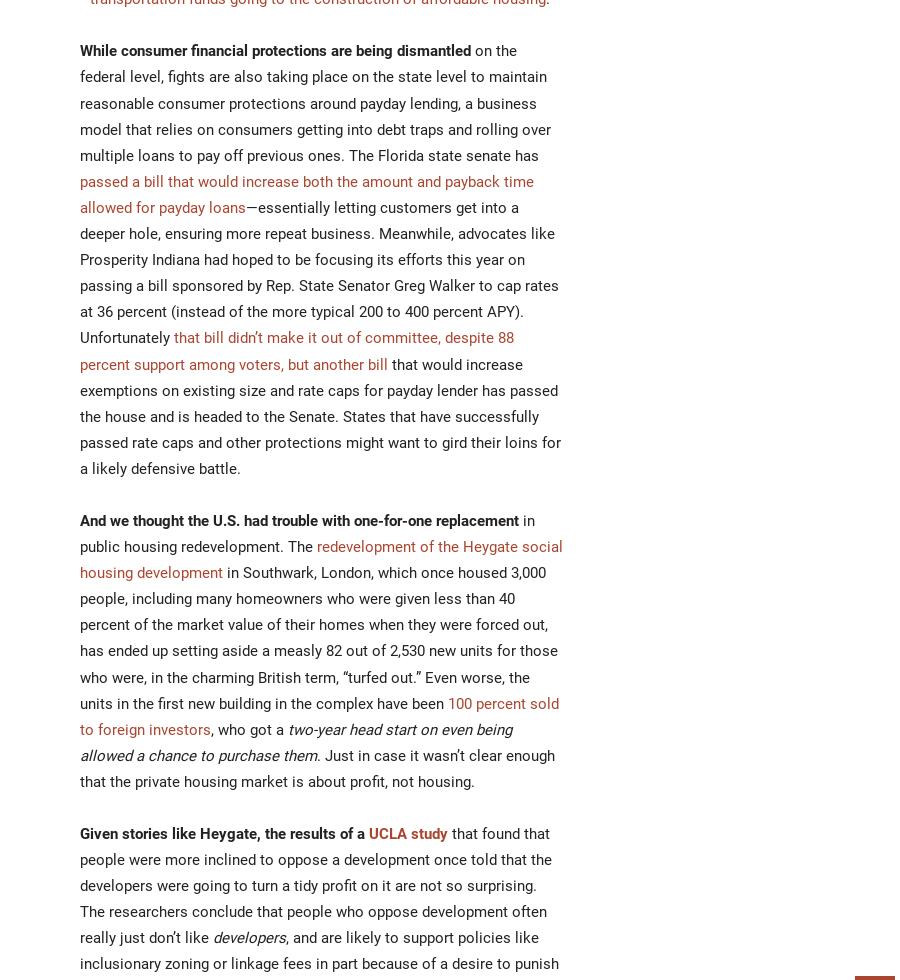 This screenshot has height=980, width=900. I want to click on 'developers', so click(248, 937).